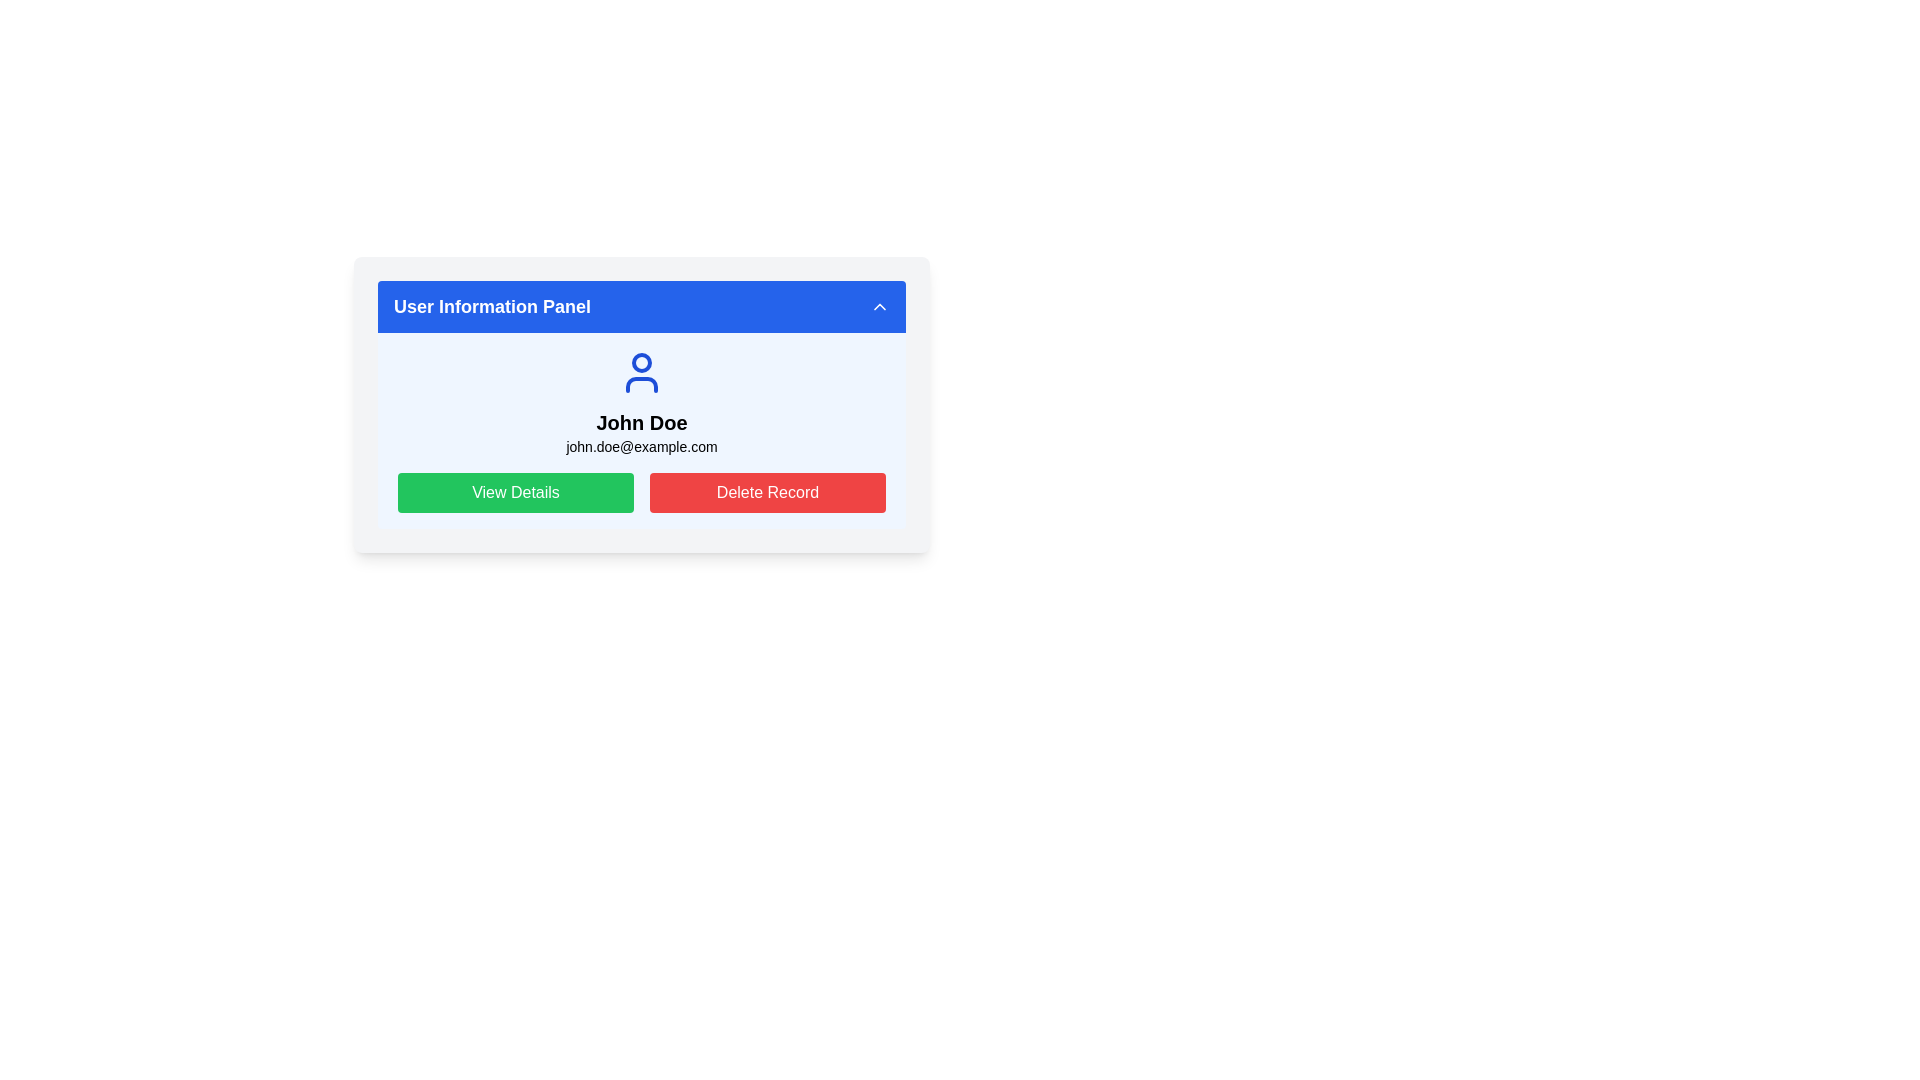  What do you see at coordinates (515, 493) in the screenshot?
I see `the 'View Details' button located in the 'User Information Panel' below the user details, specifically on the left side of the 'Delete Record' button` at bounding box center [515, 493].